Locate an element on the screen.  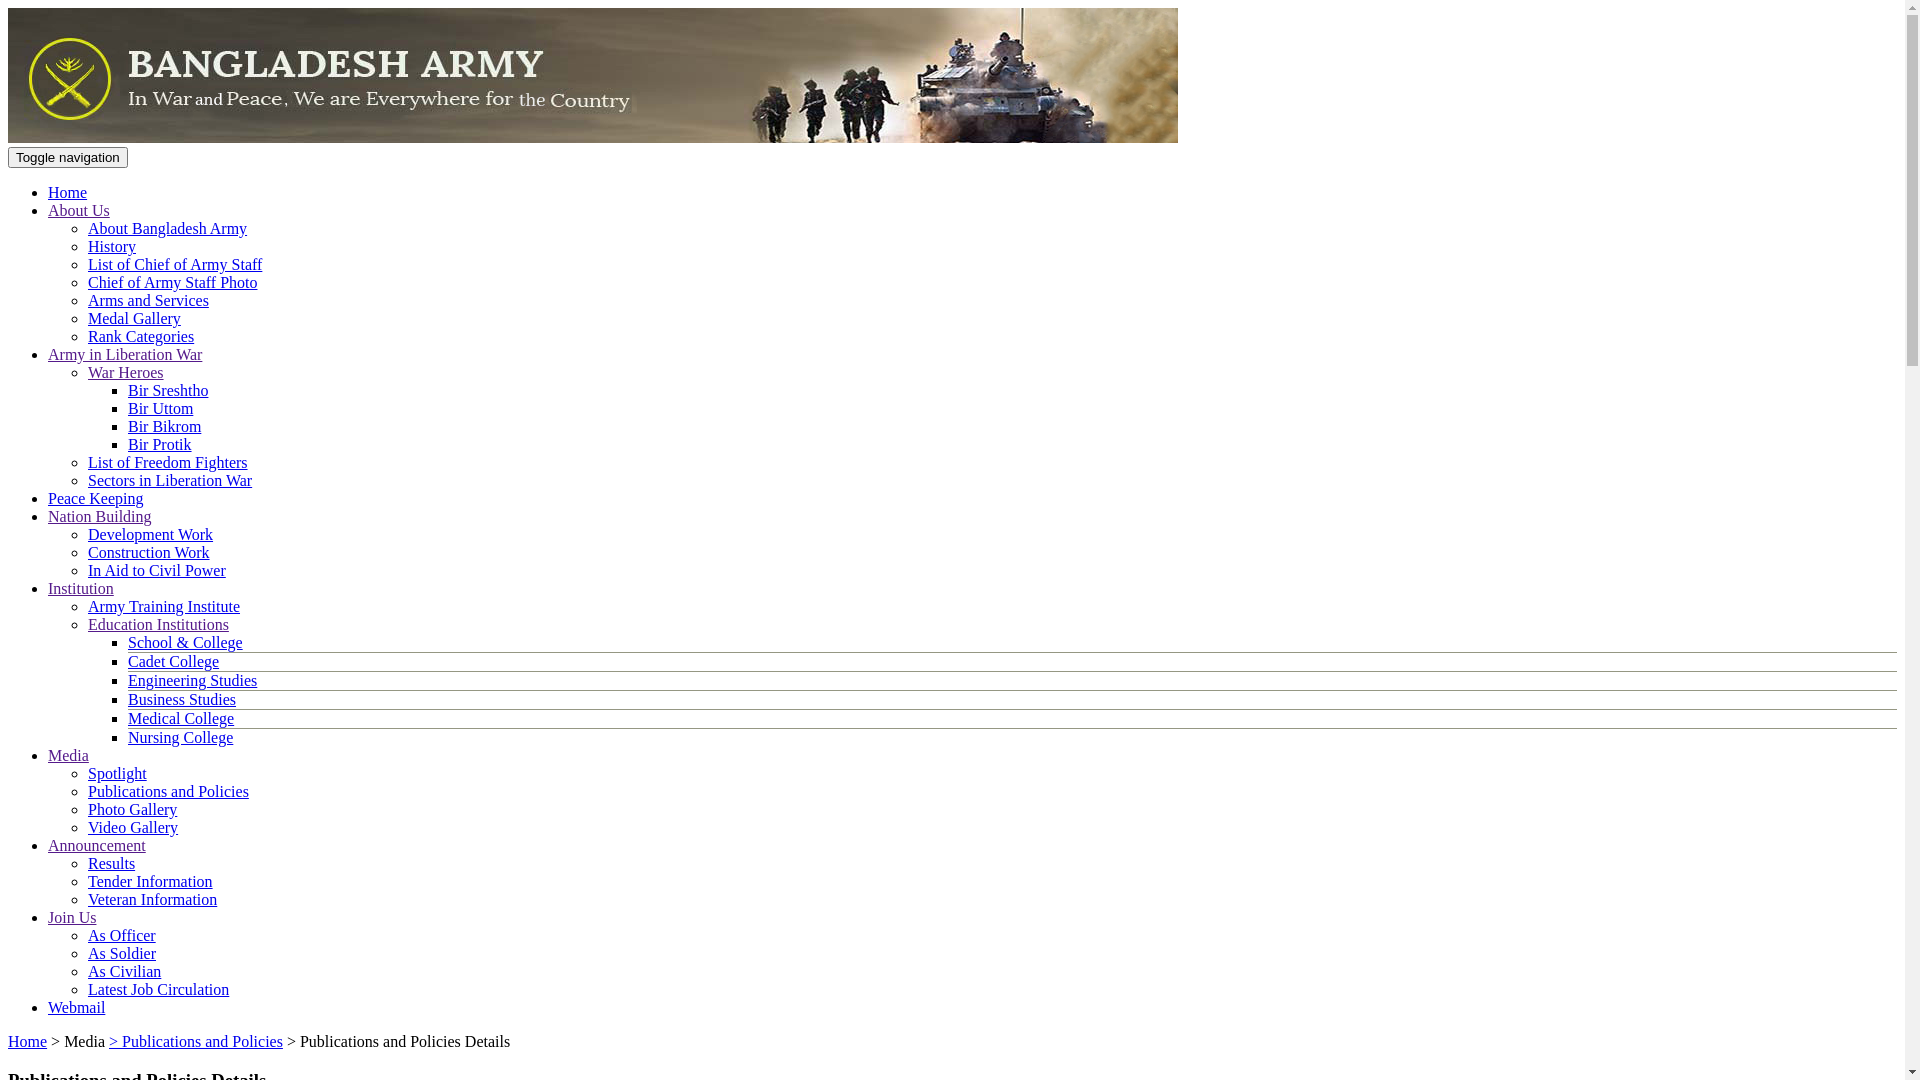
'Rank Categories' is located at coordinates (139, 335).